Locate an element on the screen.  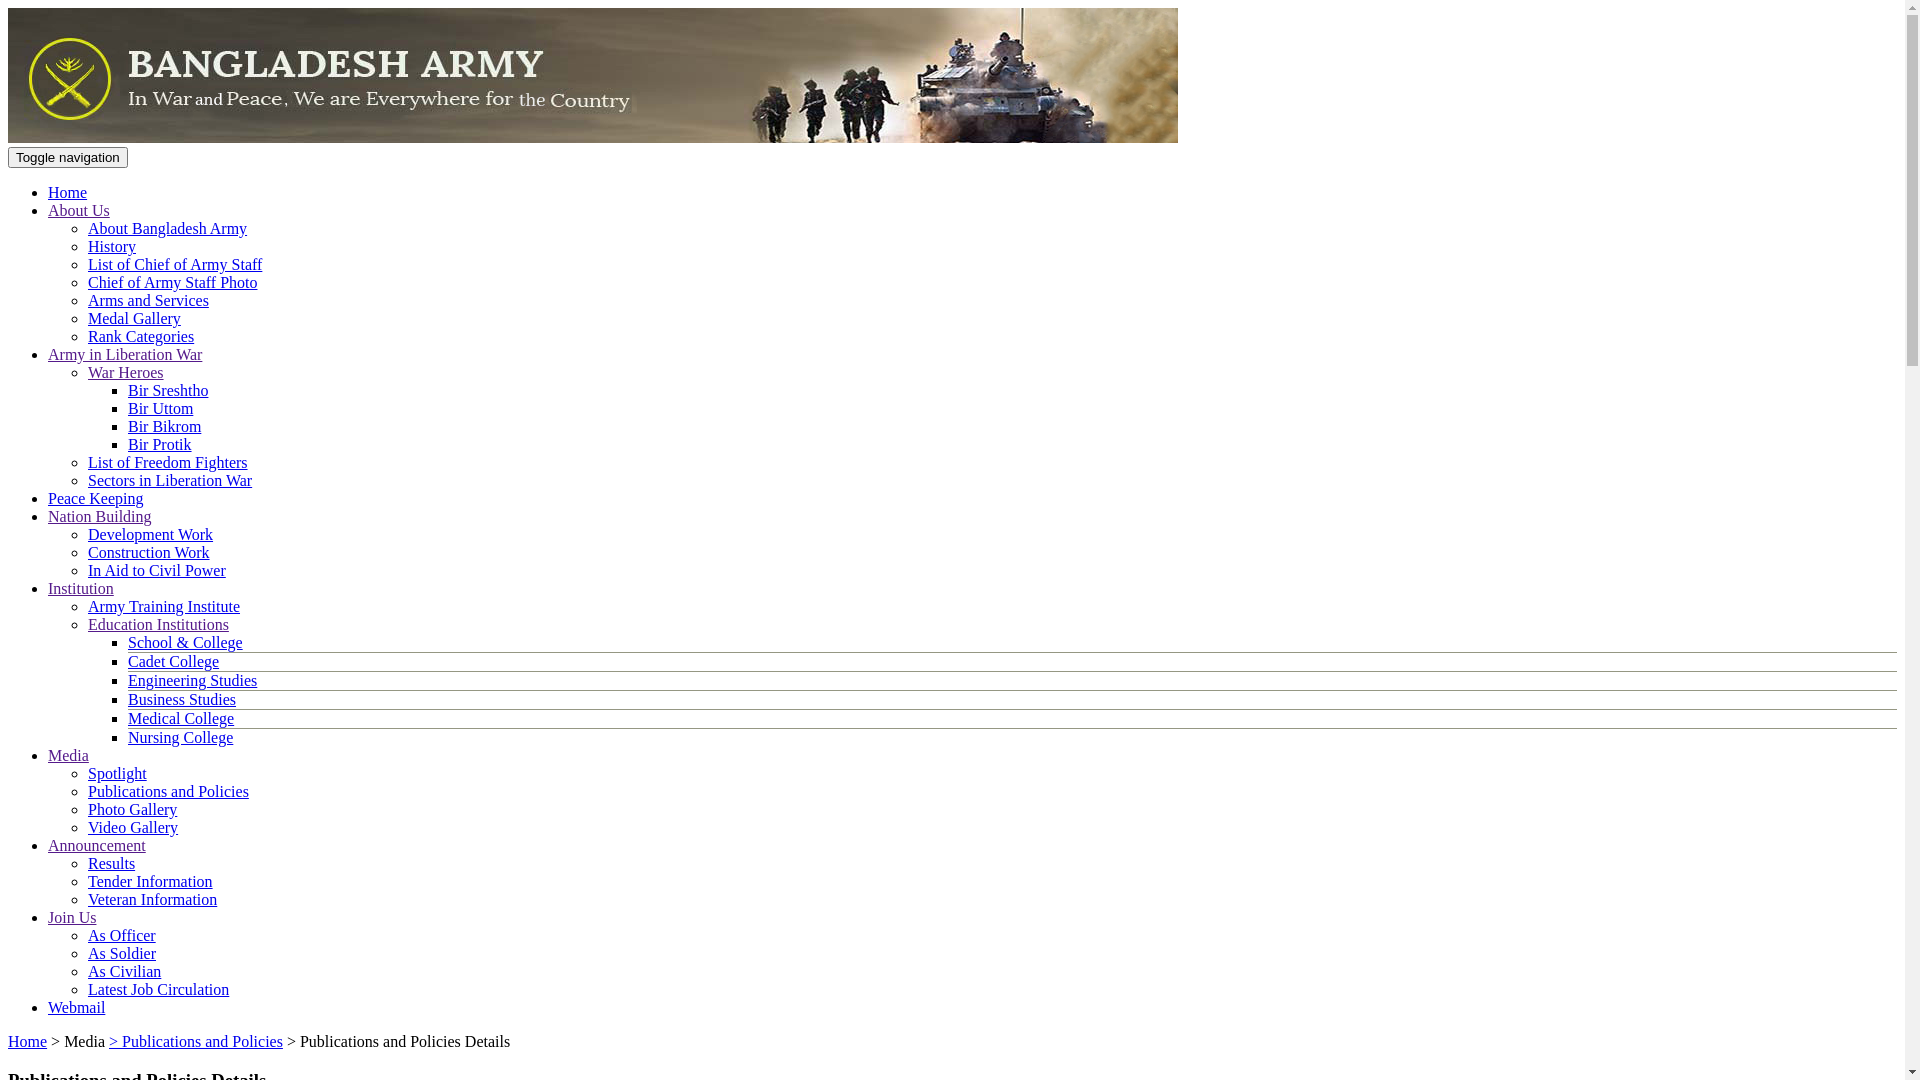
'Rank Categories' is located at coordinates (139, 335).